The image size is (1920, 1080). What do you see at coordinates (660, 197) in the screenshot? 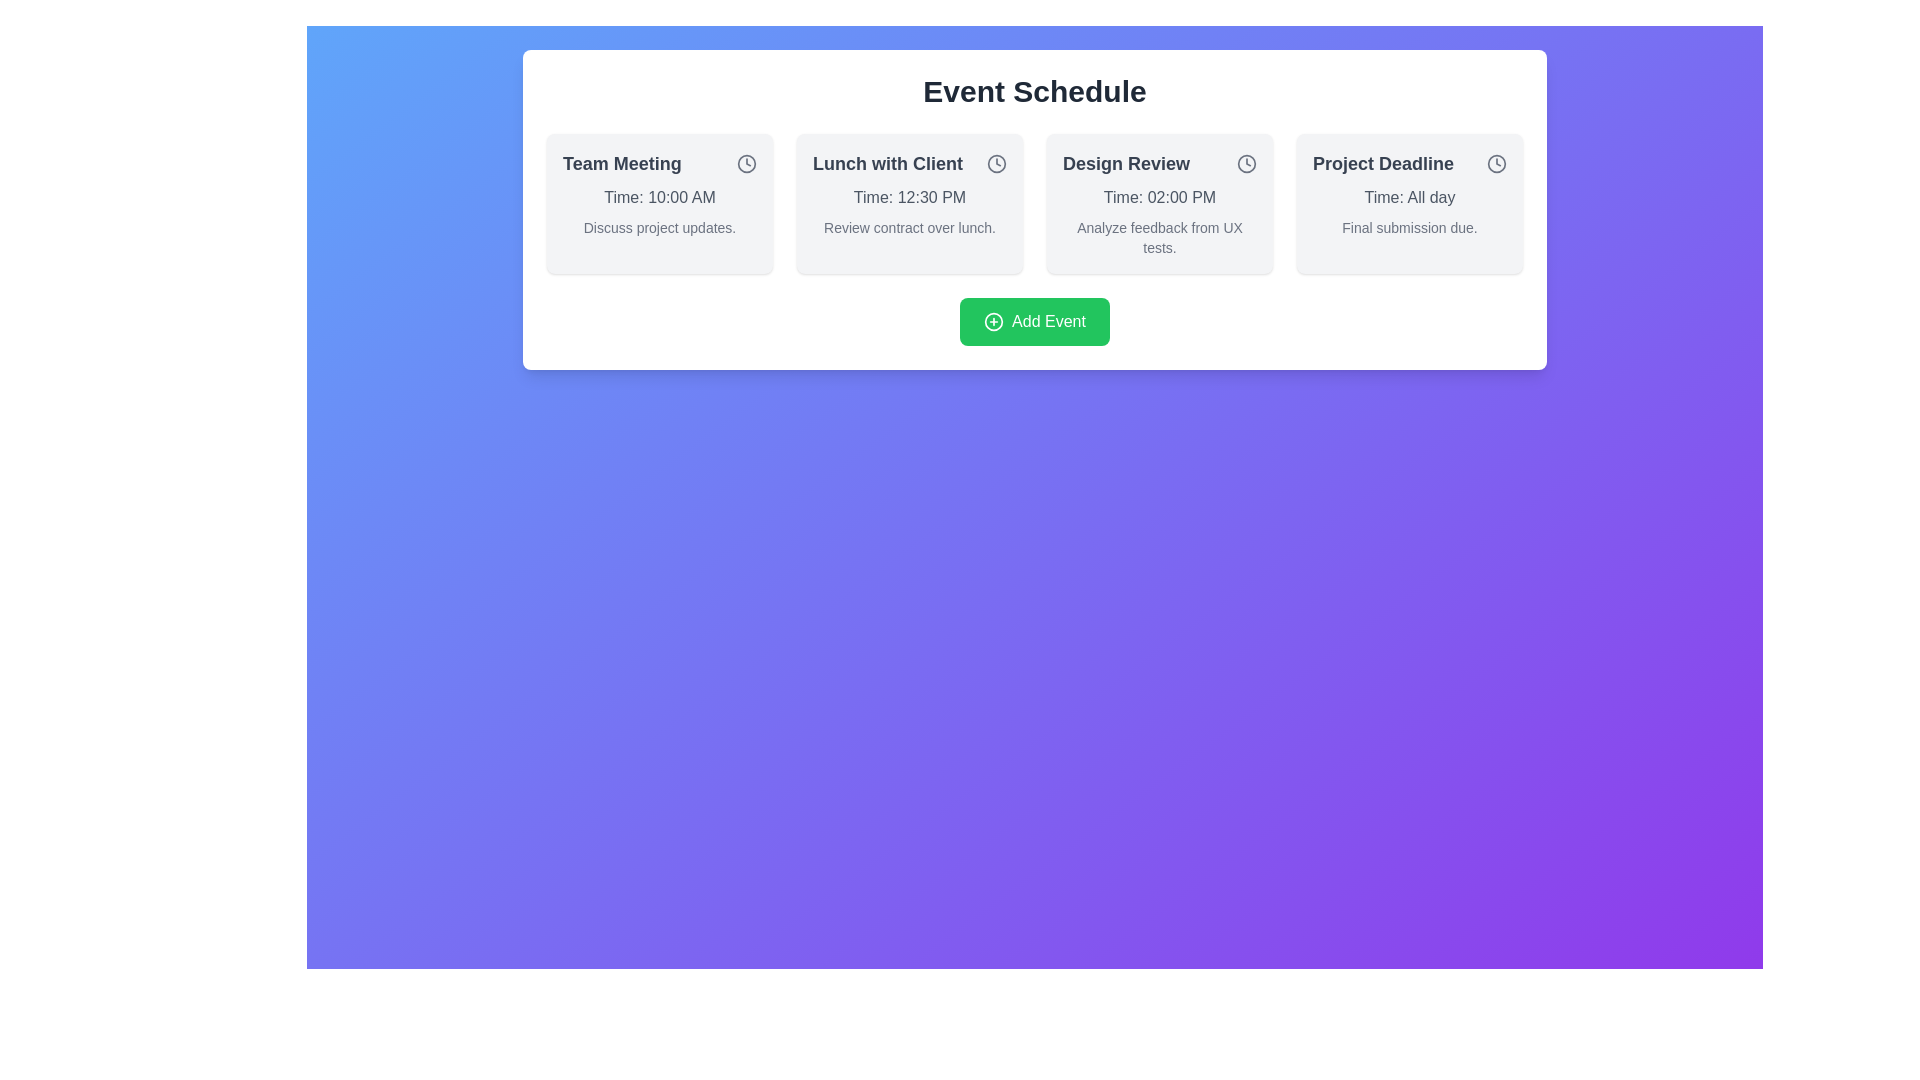
I see `the text label displaying the scheduled time for the 'Team Meeting' event, which is located within the 'Team Meeting' card, positioned directly below the title` at bounding box center [660, 197].